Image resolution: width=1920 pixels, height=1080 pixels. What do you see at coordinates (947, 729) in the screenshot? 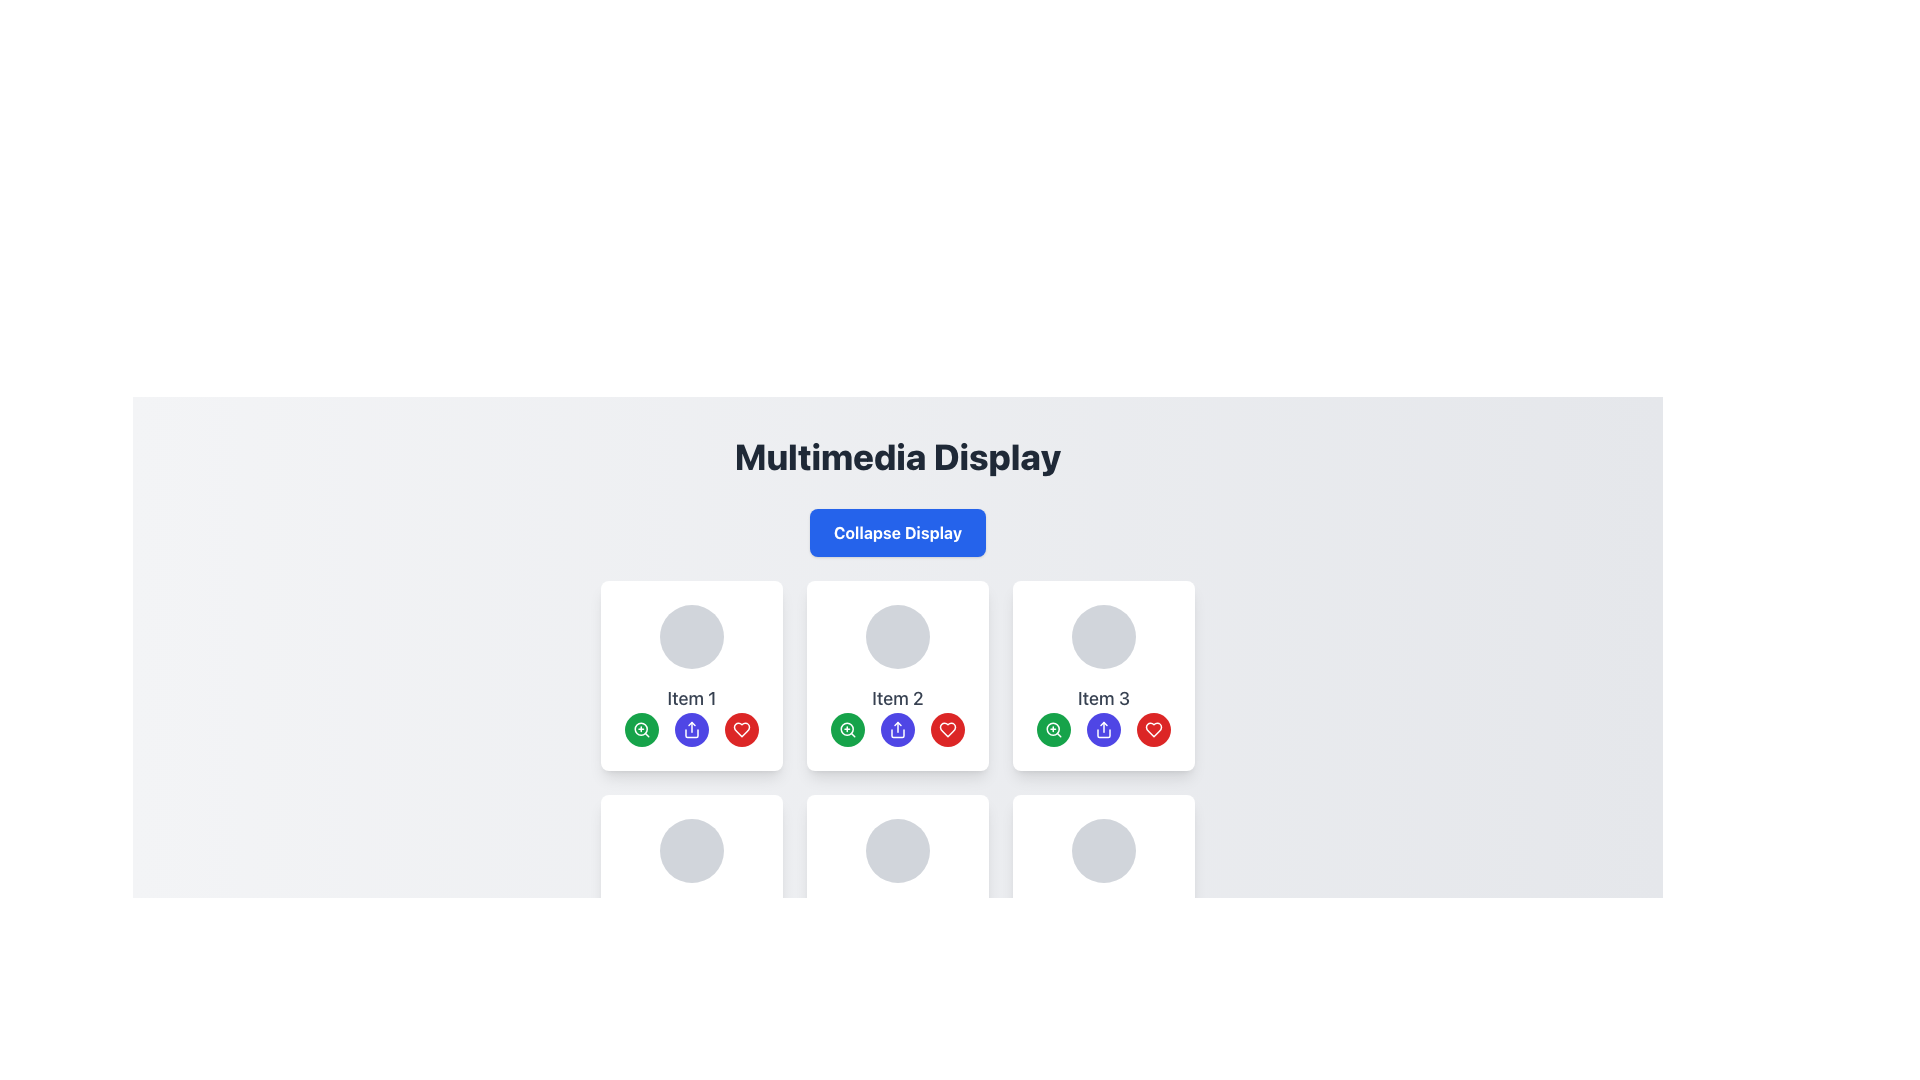
I see `the 'like' button located at the far right of the button set under the card labeled 'Item 2' to mark the item as liked` at bounding box center [947, 729].